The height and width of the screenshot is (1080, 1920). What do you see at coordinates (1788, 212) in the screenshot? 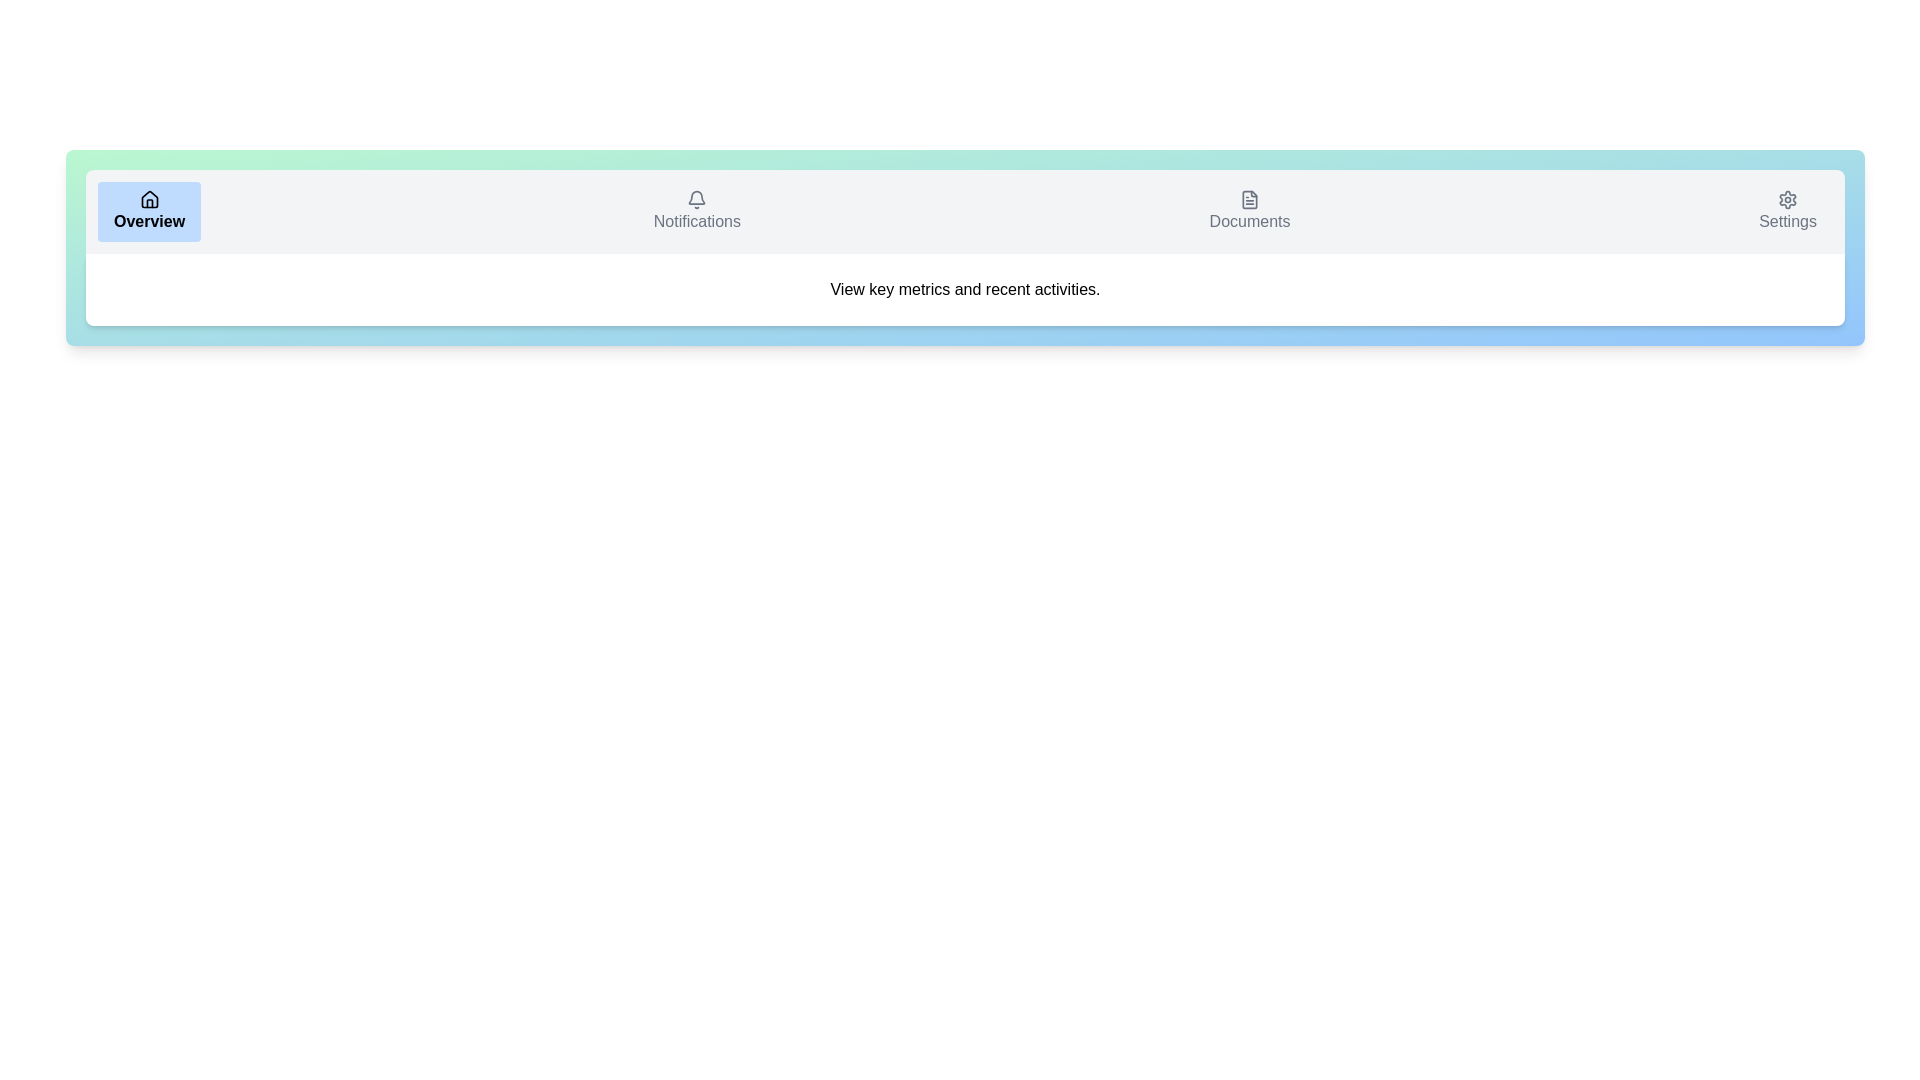
I see `the Settings tab to view its hover state` at bounding box center [1788, 212].